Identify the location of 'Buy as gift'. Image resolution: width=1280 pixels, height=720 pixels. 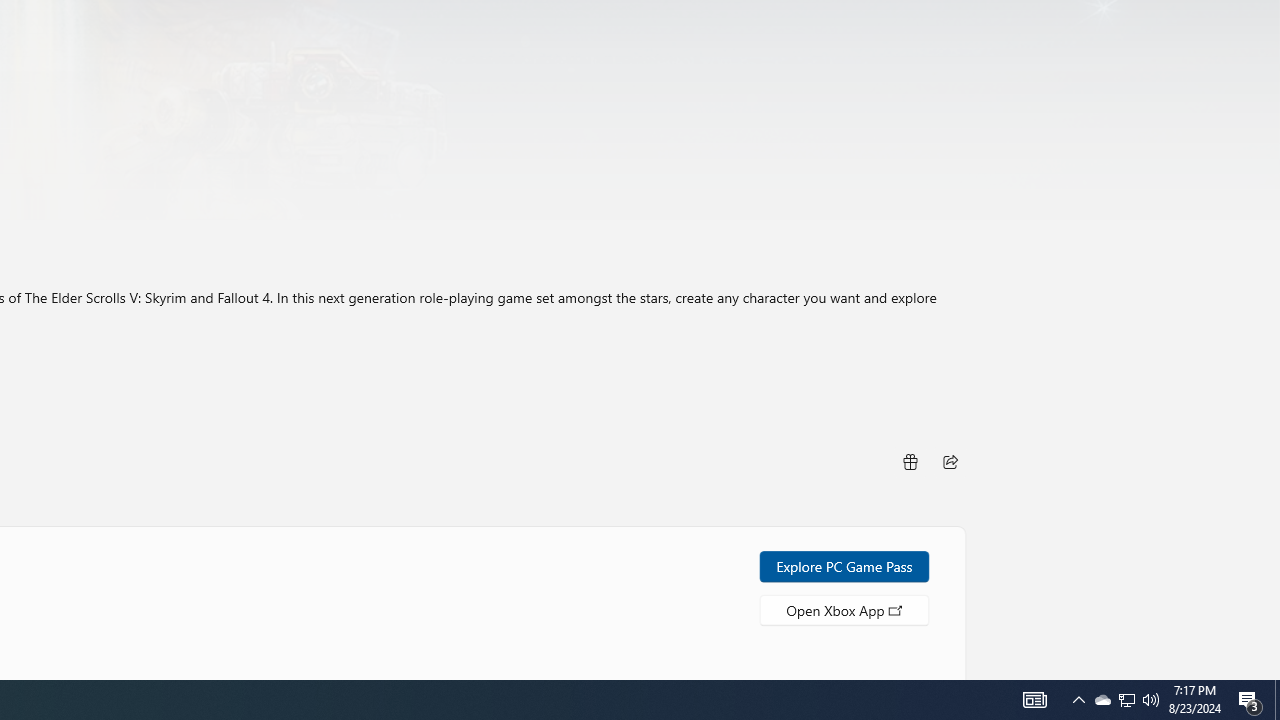
(908, 460).